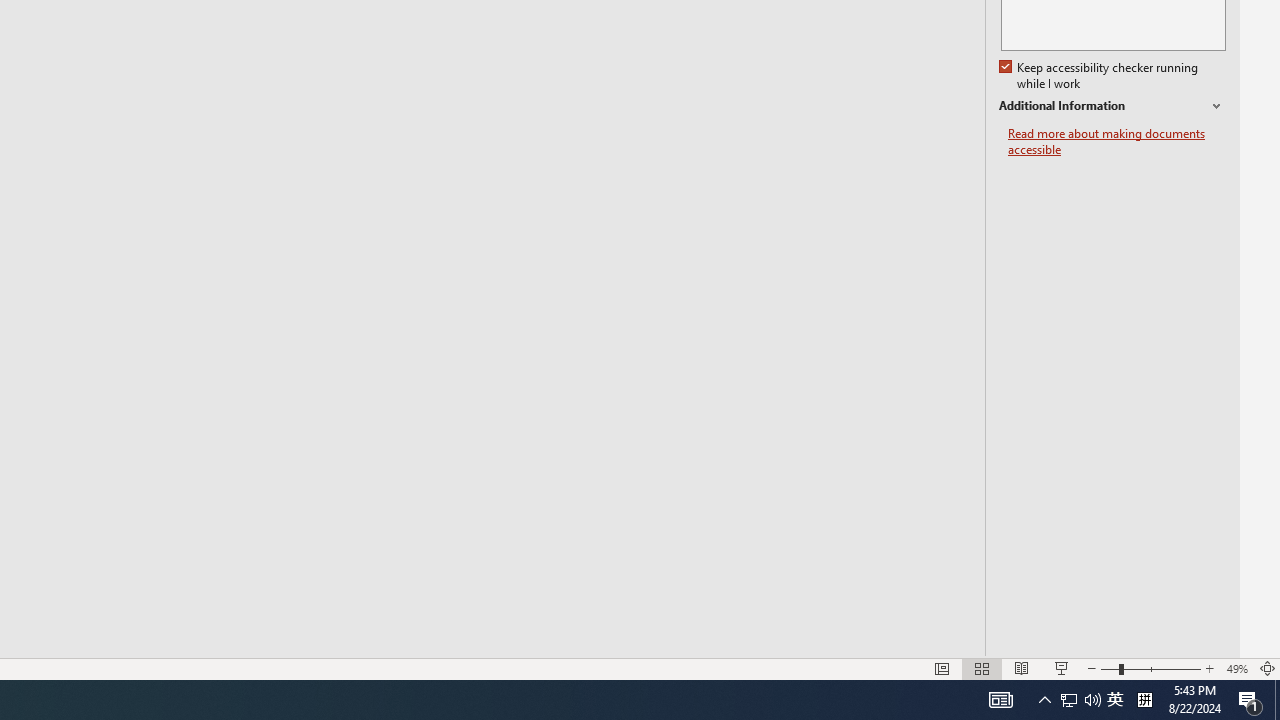 The image size is (1280, 720). I want to click on 'Zoom 49%', so click(1236, 669).